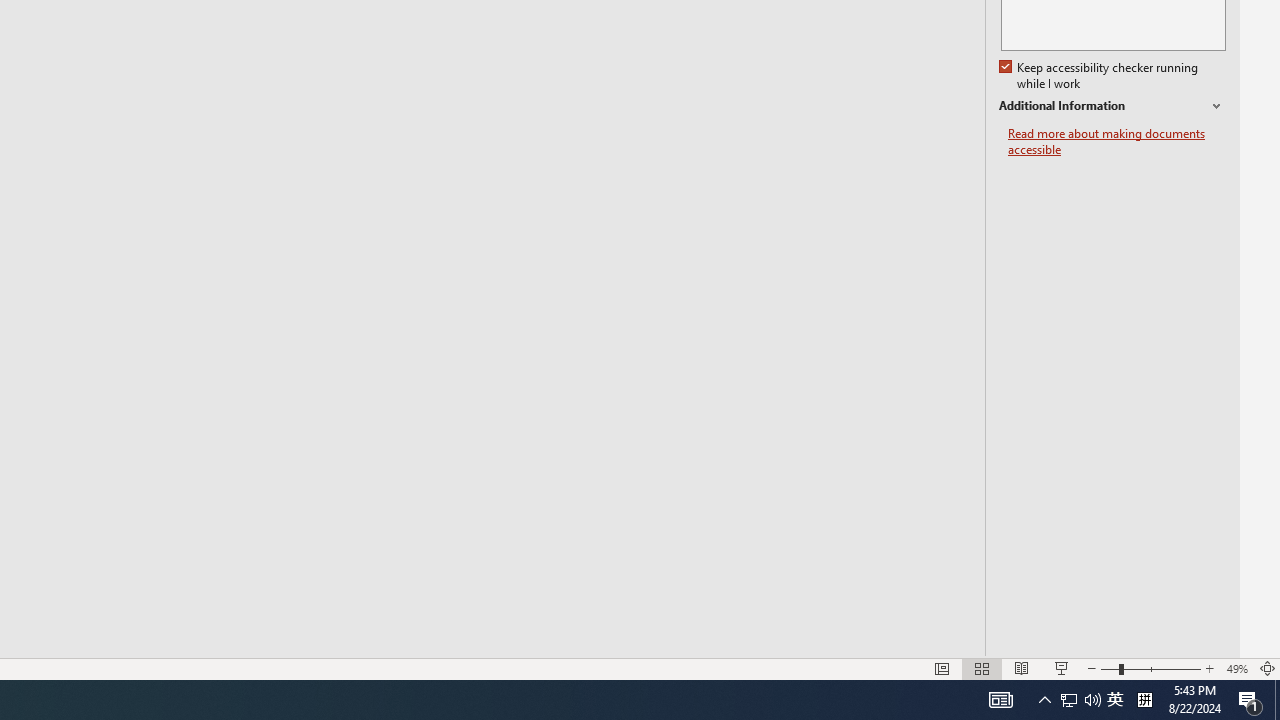 The image size is (1280, 720). I want to click on 'Zoom 49%', so click(1236, 669).